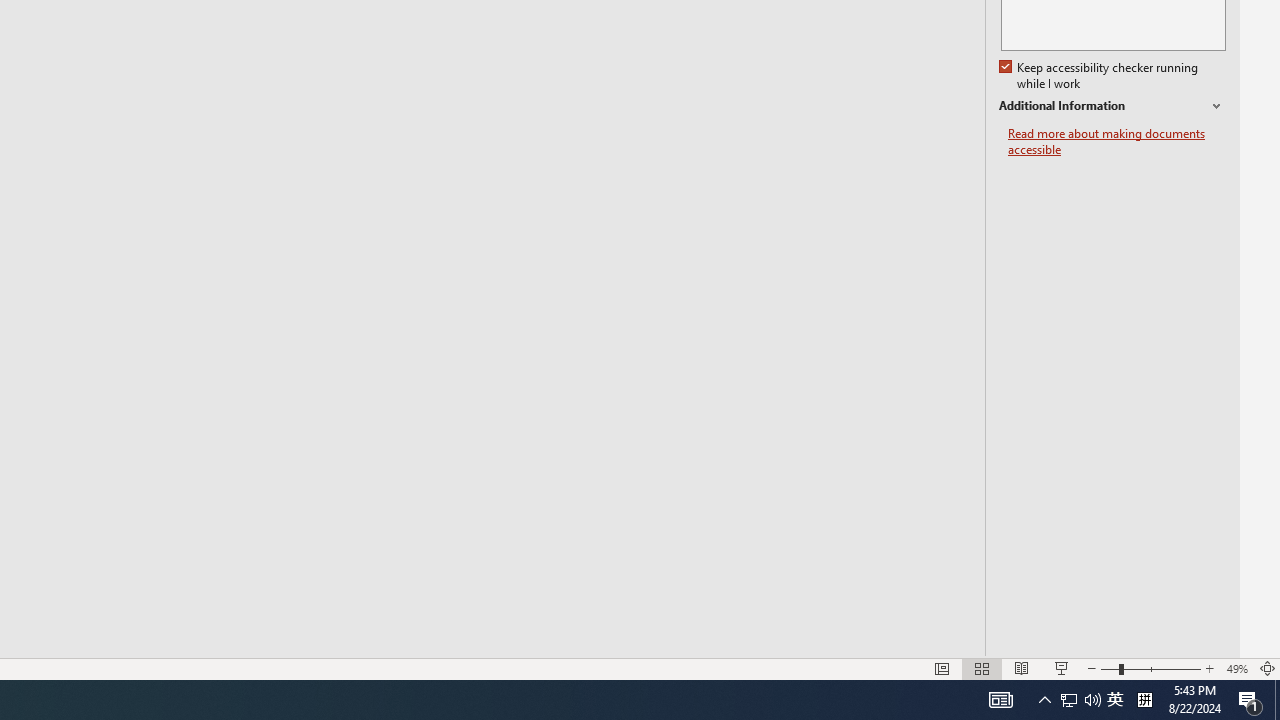 The image size is (1280, 720). I want to click on 'Zoom 49%', so click(1236, 669).